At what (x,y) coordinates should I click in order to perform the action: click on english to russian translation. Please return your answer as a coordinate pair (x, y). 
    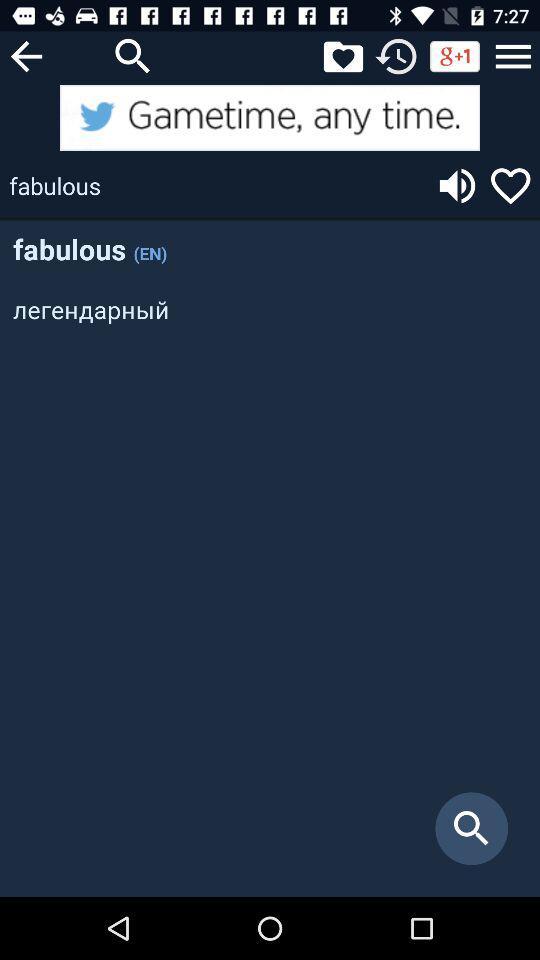
    Looking at the image, I should click on (270, 117).